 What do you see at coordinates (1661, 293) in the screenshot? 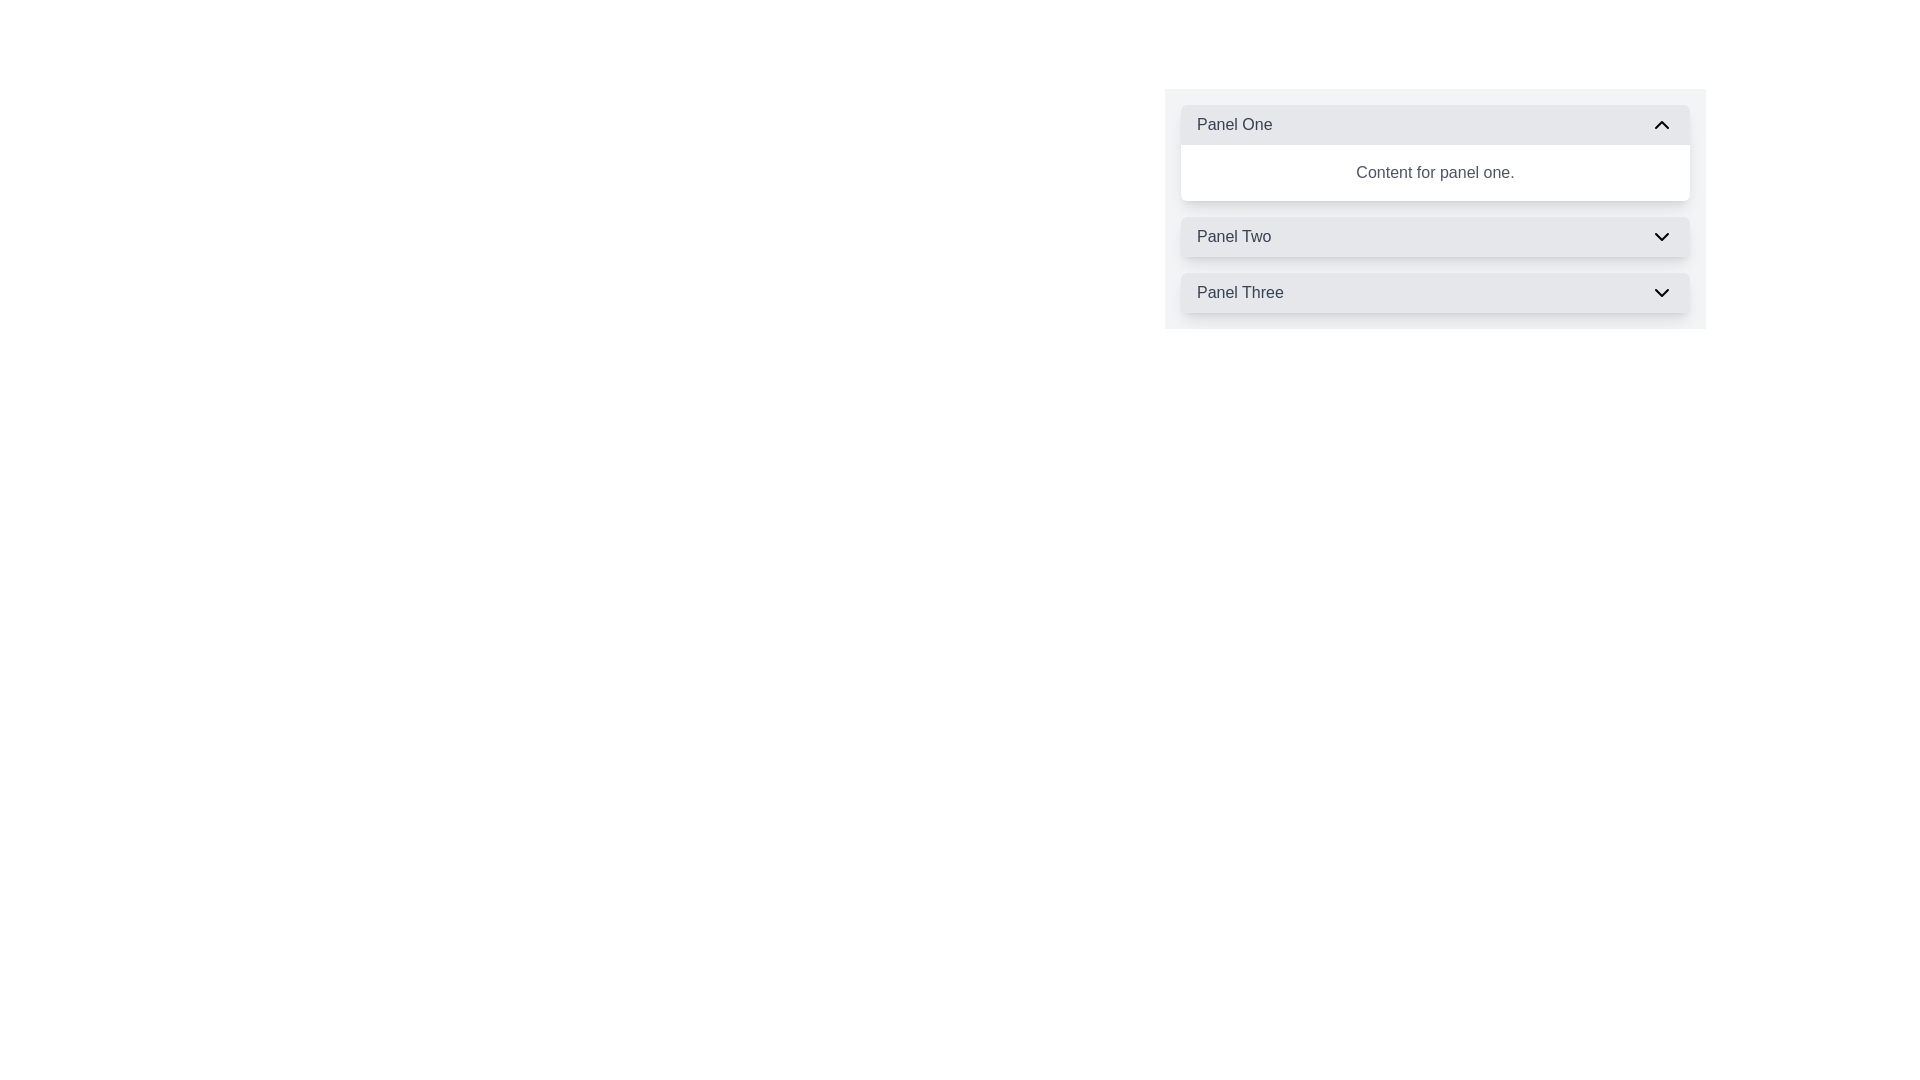
I see `the downward-pointing chevron icon with a black border located at the far right of the 'Panel Three' header row, adjacent to the text label 'Panel Three'` at bounding box center [1661, 293].